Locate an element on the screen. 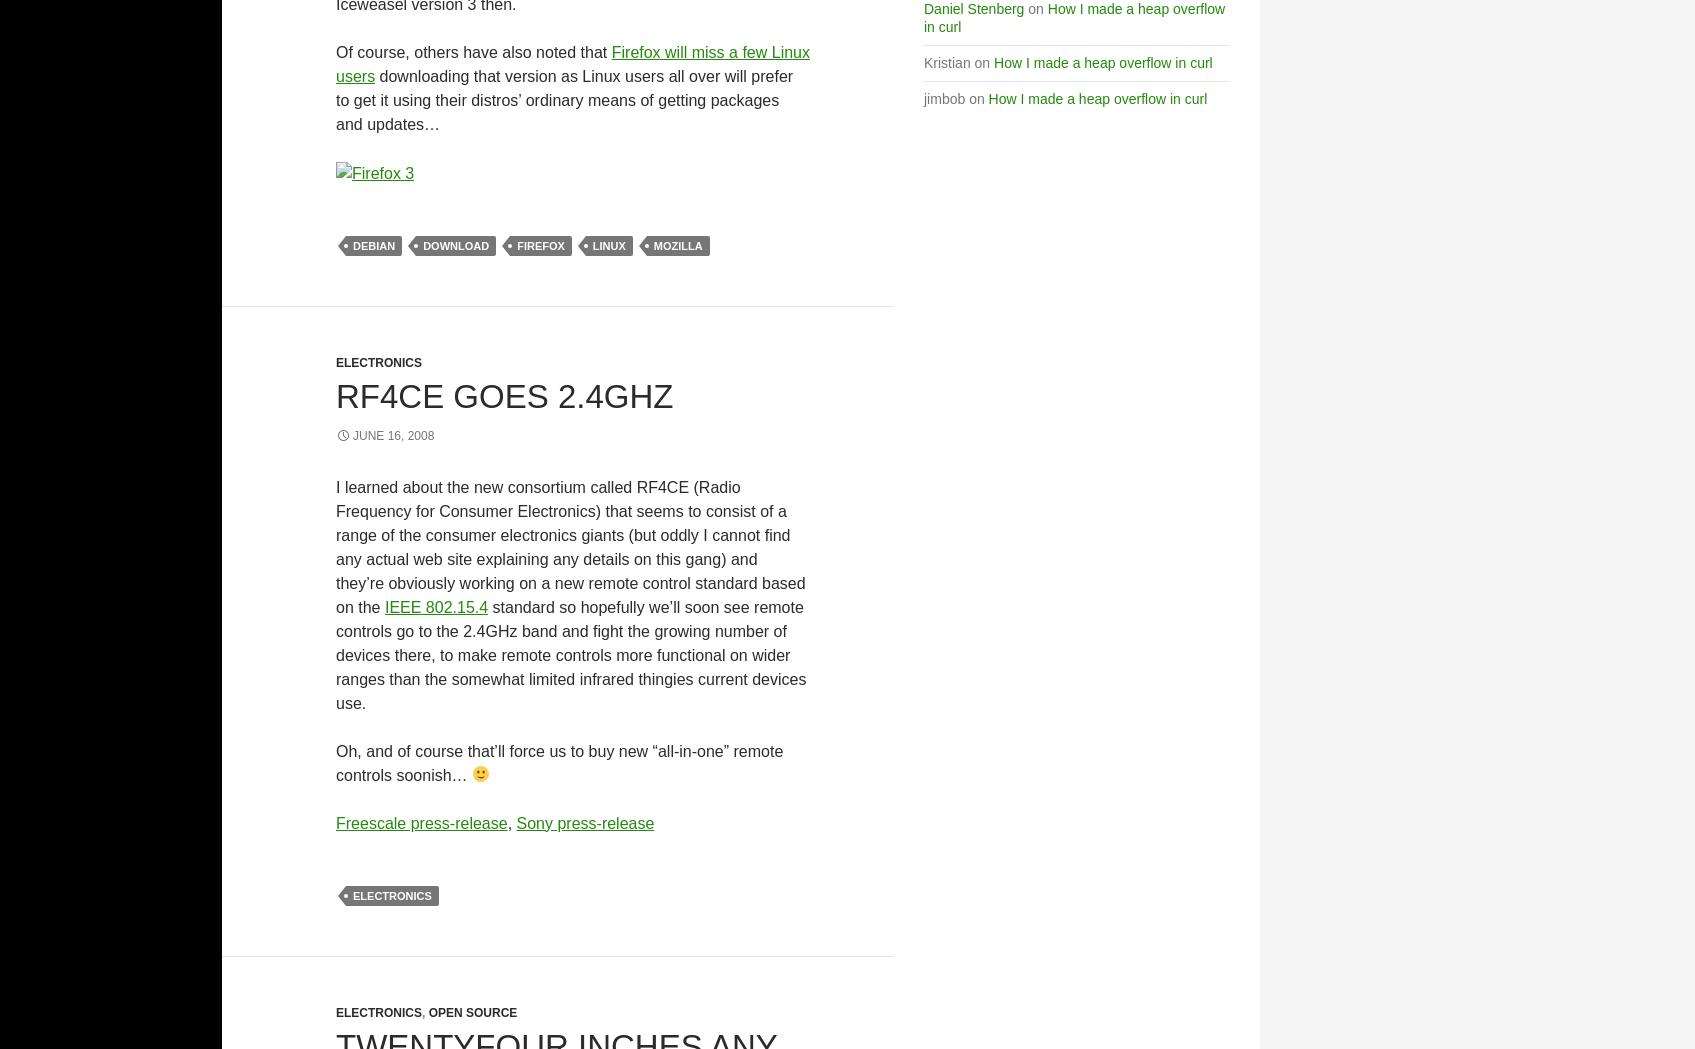 The image size is (1695, 1049). 'Sony press-release' is located at coordinates (584, 821).